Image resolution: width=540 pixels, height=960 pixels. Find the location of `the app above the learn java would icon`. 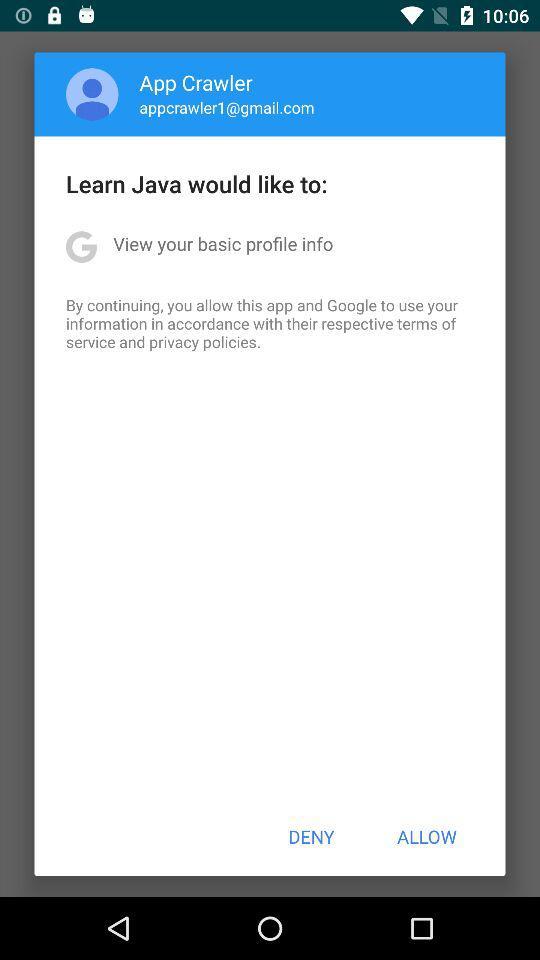

the app above the learn java would icon is located at coordinates (91, 94).